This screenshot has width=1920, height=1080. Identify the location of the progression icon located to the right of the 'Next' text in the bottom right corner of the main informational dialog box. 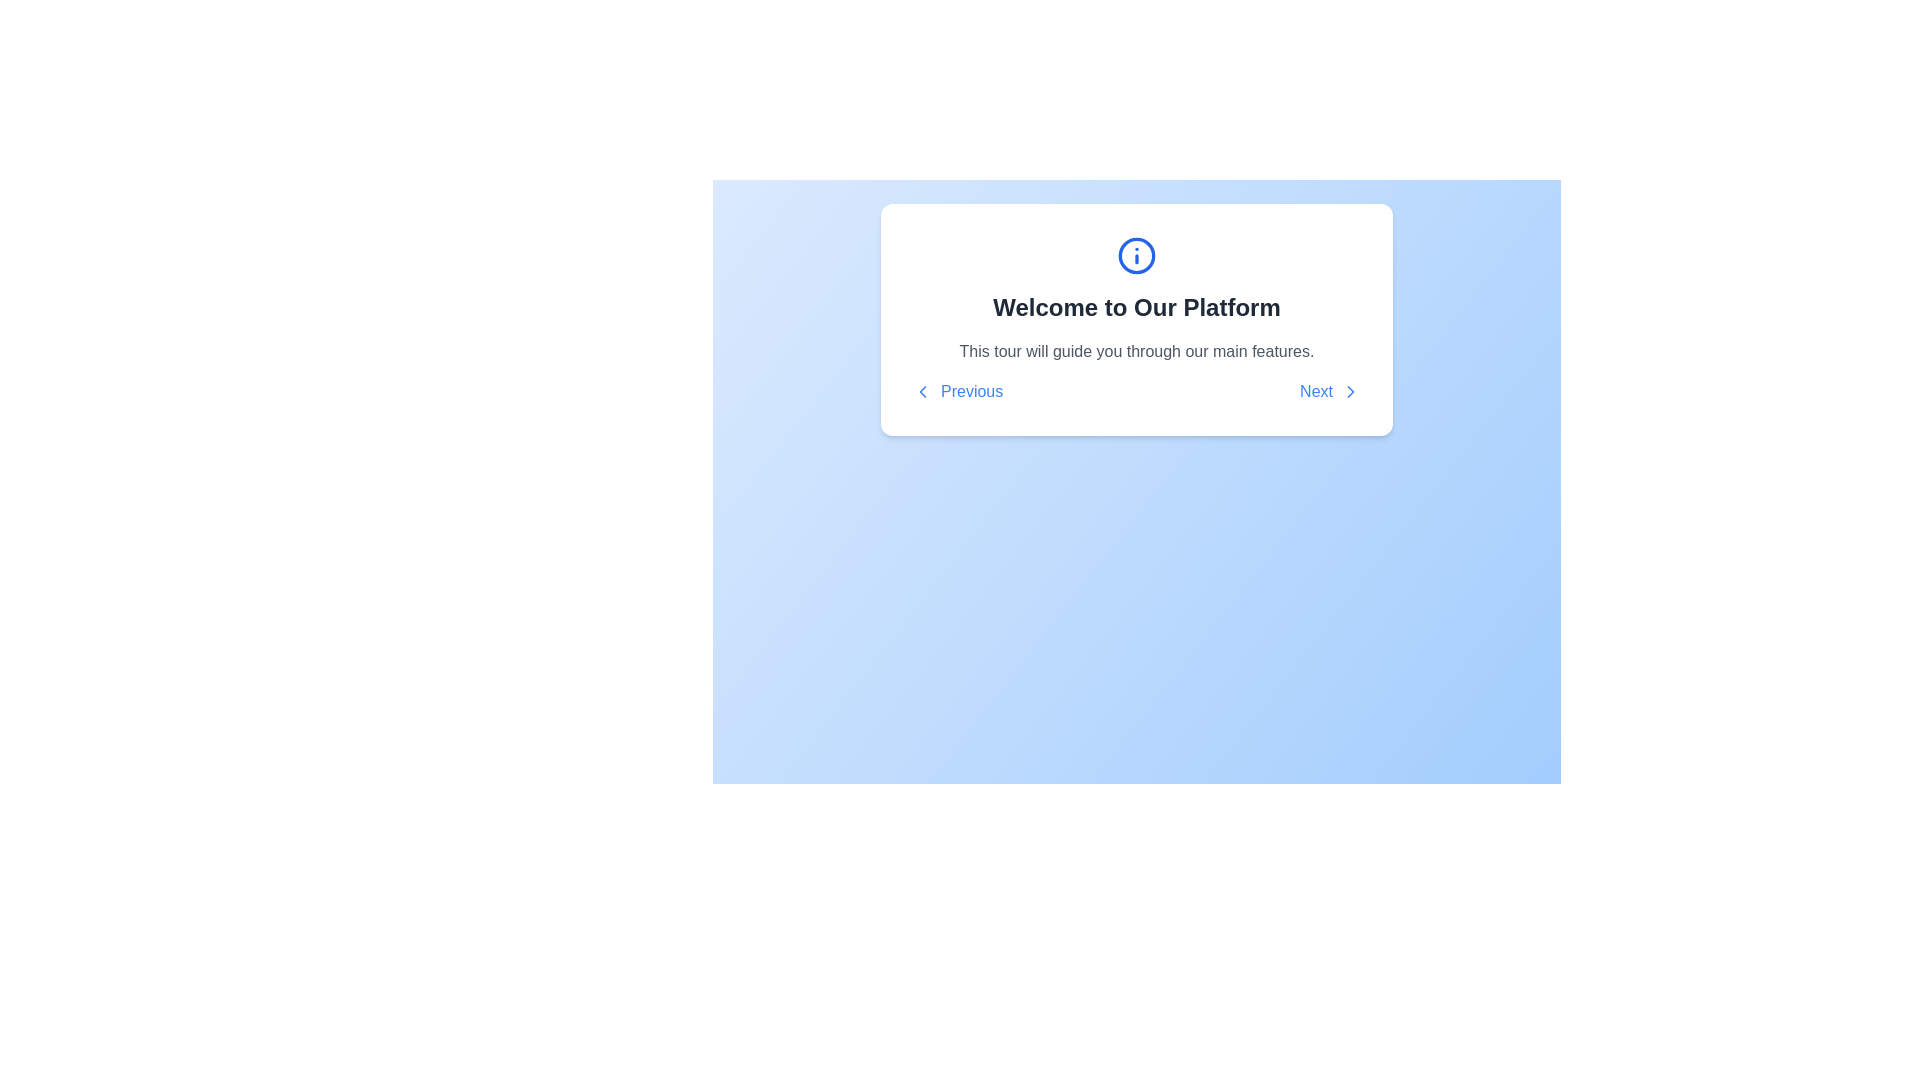
(1350, 392).